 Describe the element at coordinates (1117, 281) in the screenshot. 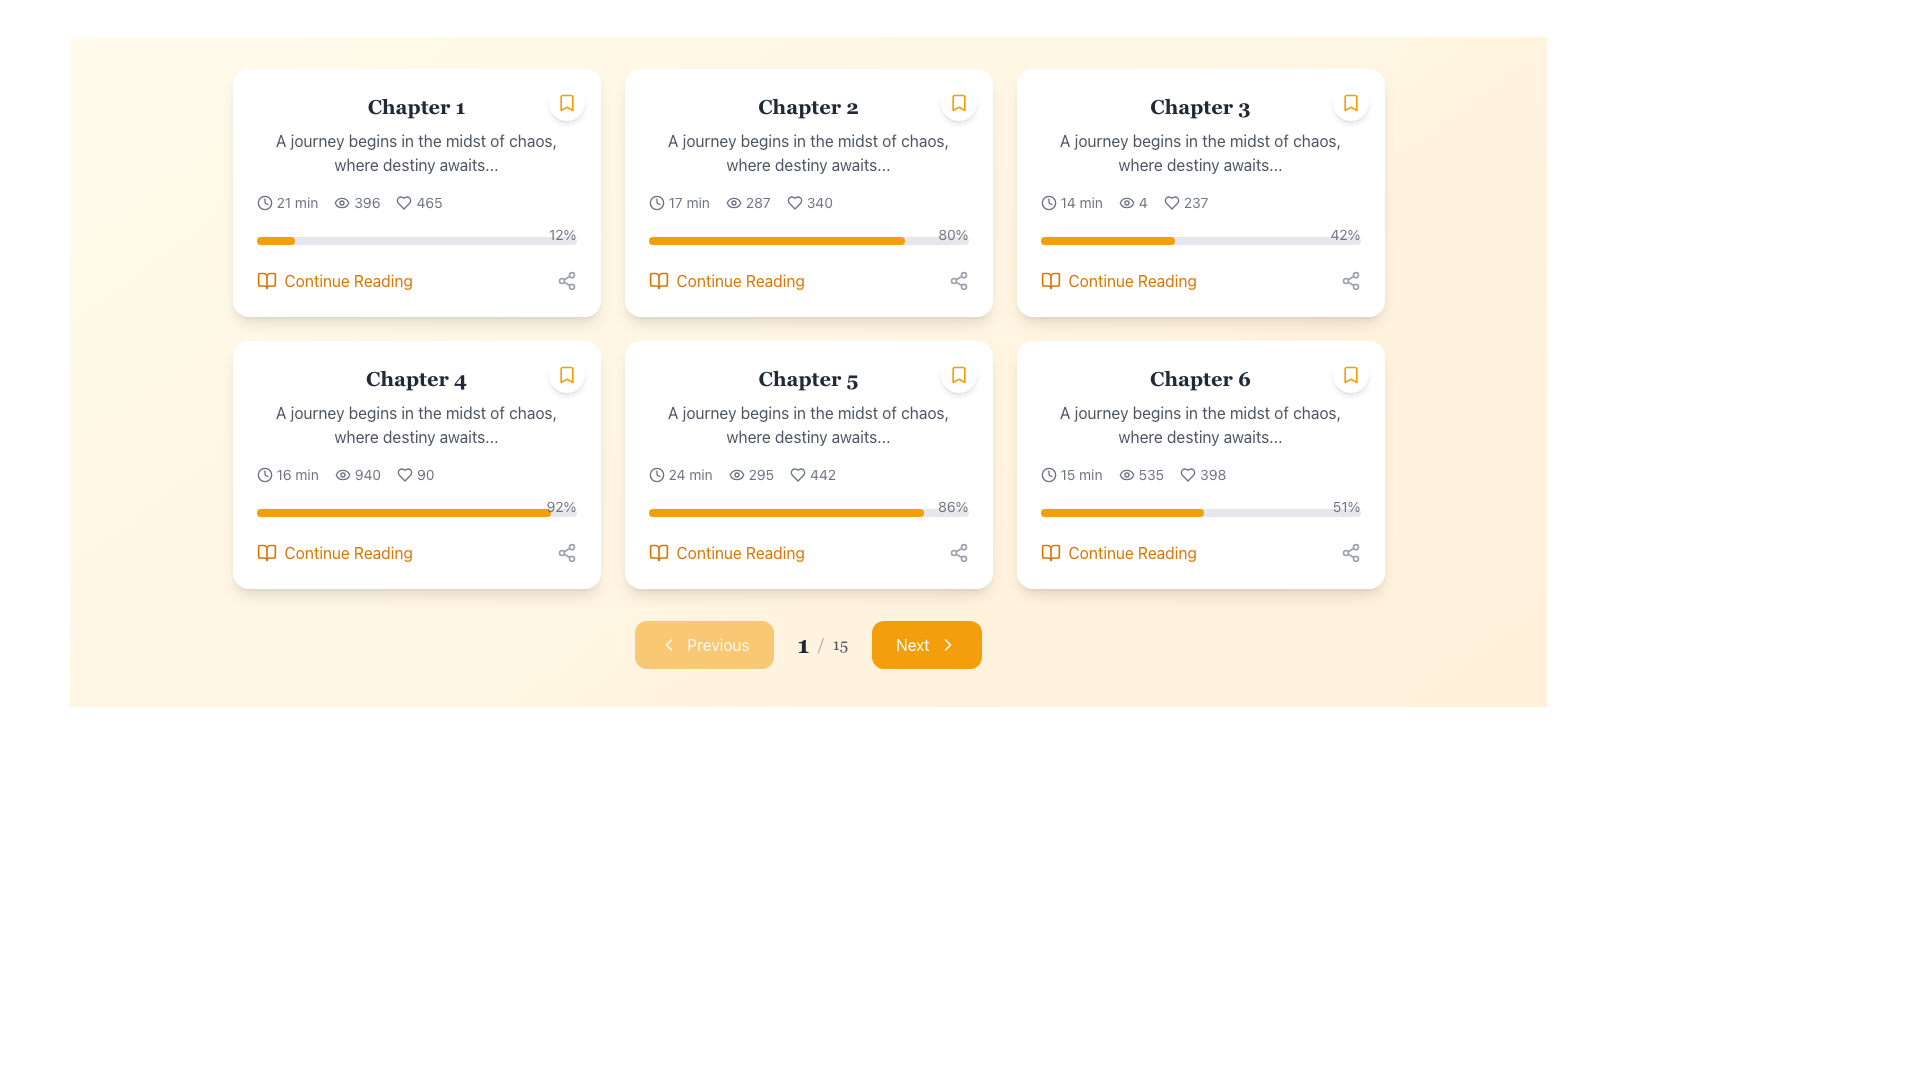

I see `the call-to-action button located in the bottom-right corner of the Chapter 3 card` at that location.